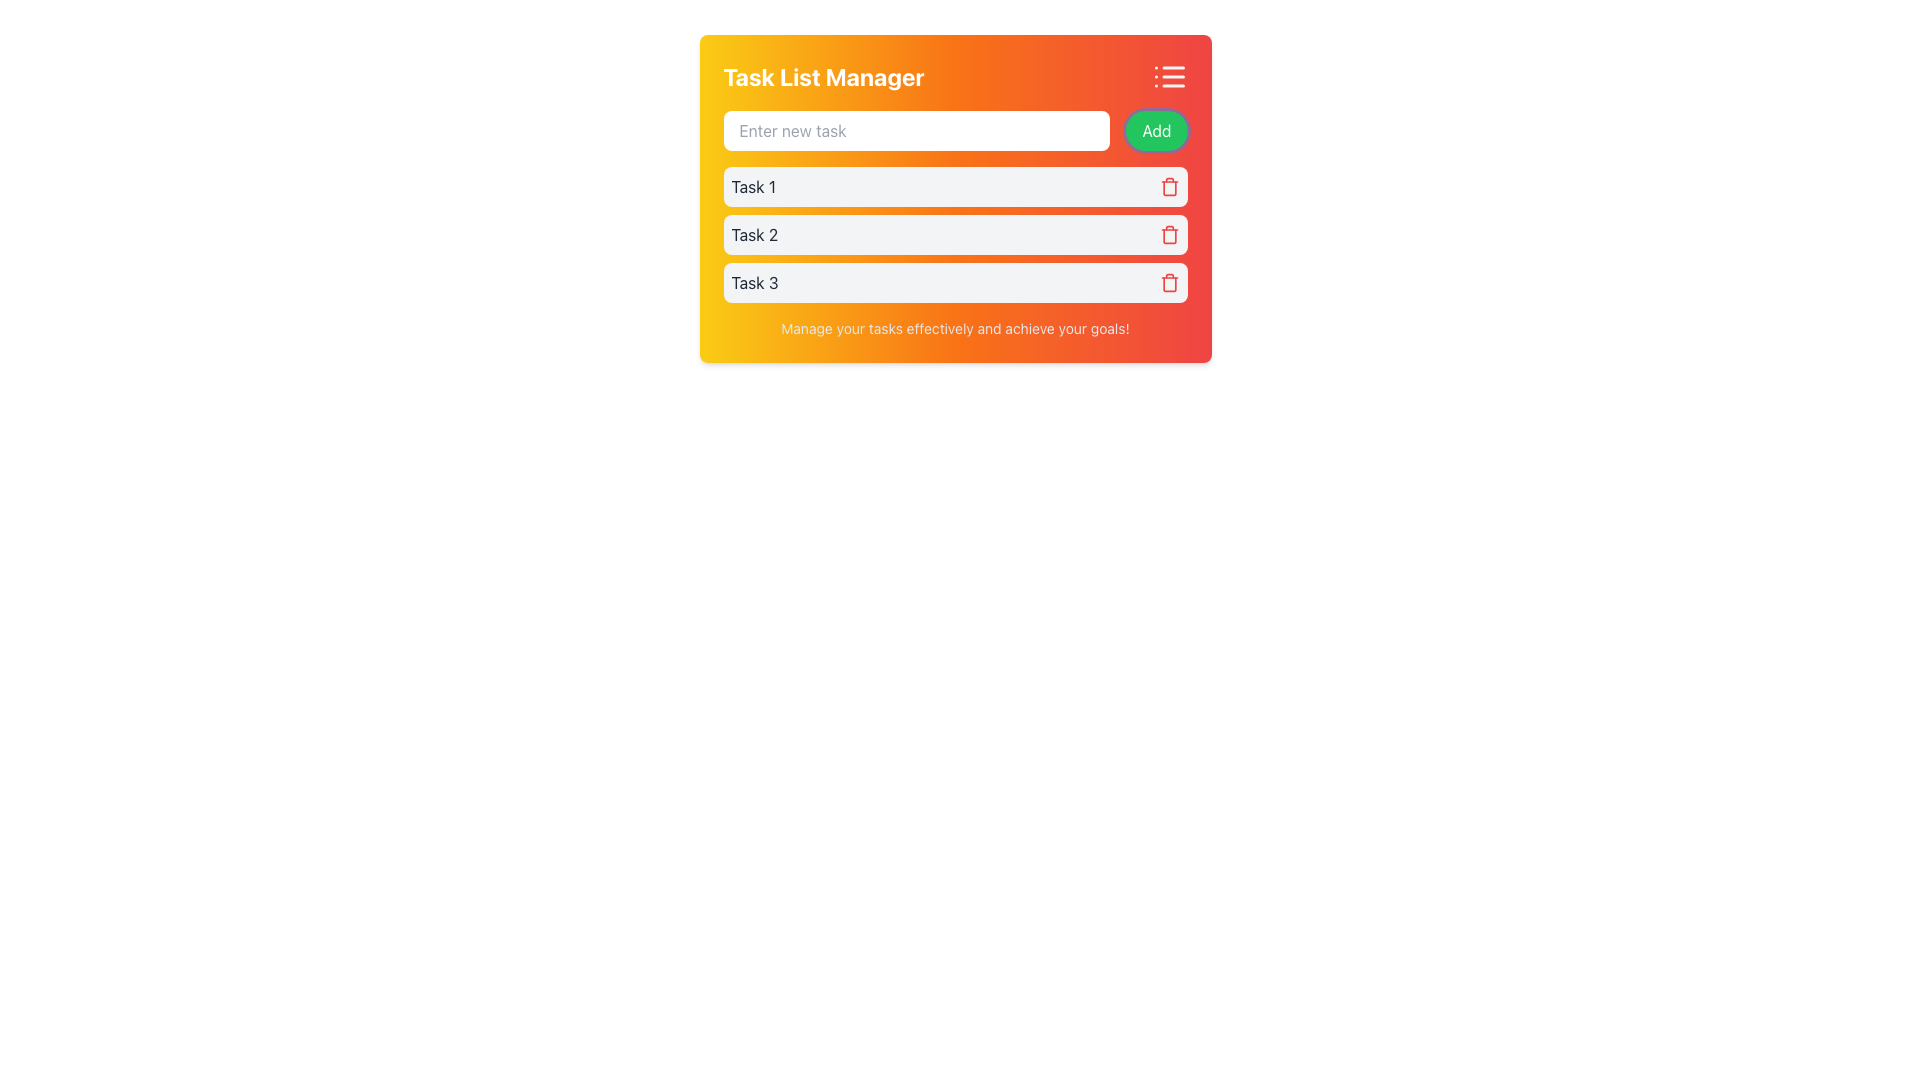 The width and height of the screenshot is (1920, 1080). What do you see at coordinates (753, 234) in the screenshot?
I see `the text label displaying 'Task 2' which is part of the second item in the 'Task List Manager'` at bounding box center [753, 234].